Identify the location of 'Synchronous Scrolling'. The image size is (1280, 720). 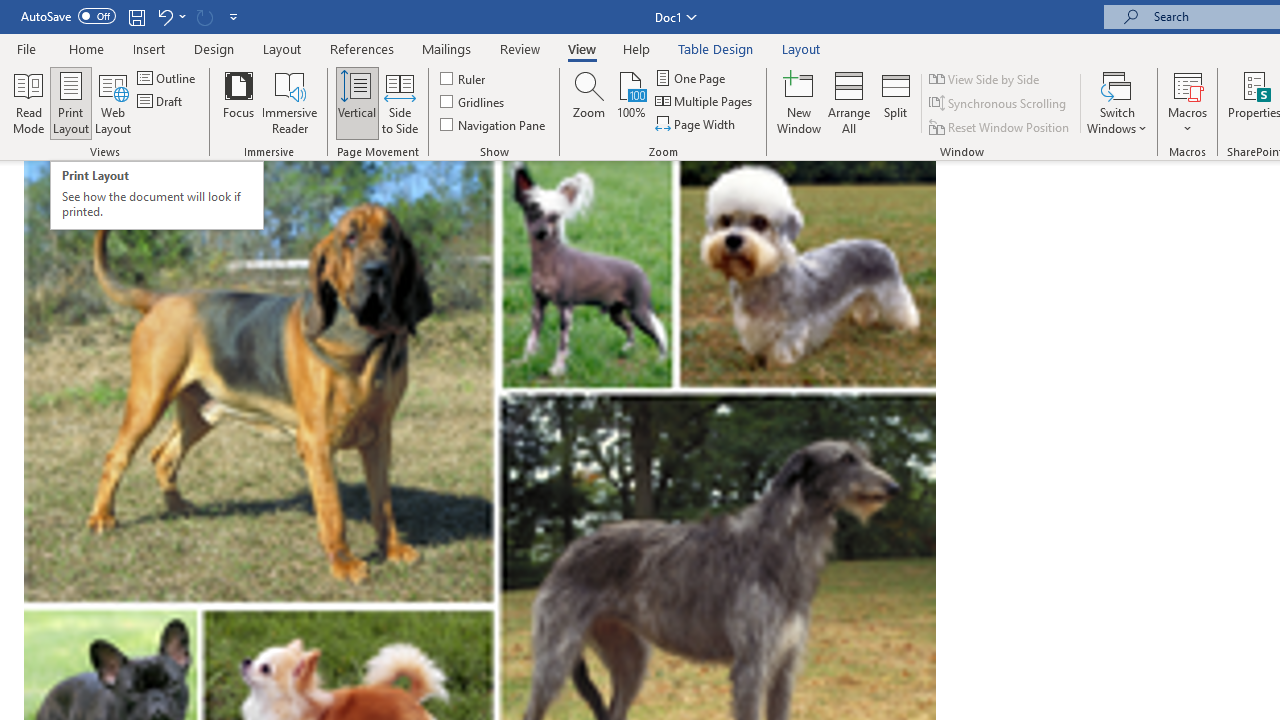
(999, 103).